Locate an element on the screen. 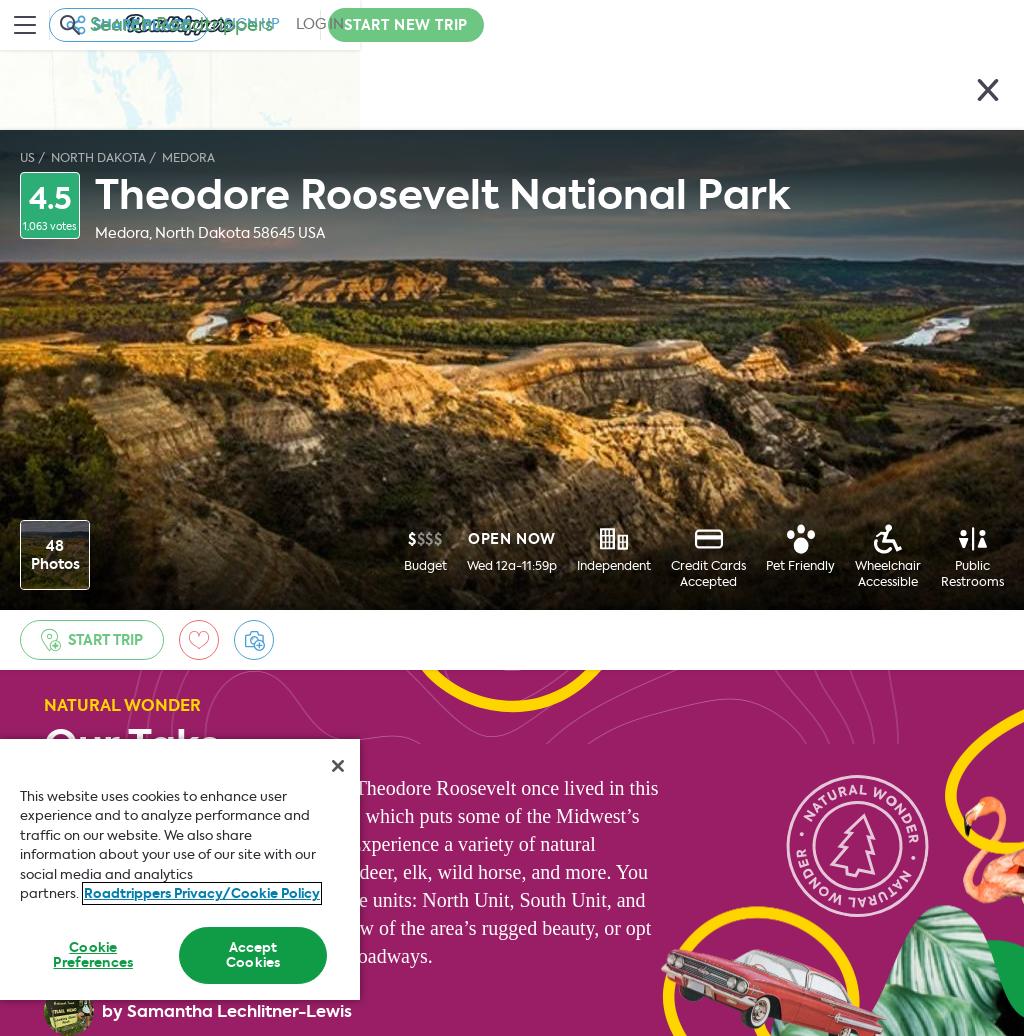 The width and height of the screenshot is (1024, 1036). 'Pet Friendly' is located at coordinates (800, 565).